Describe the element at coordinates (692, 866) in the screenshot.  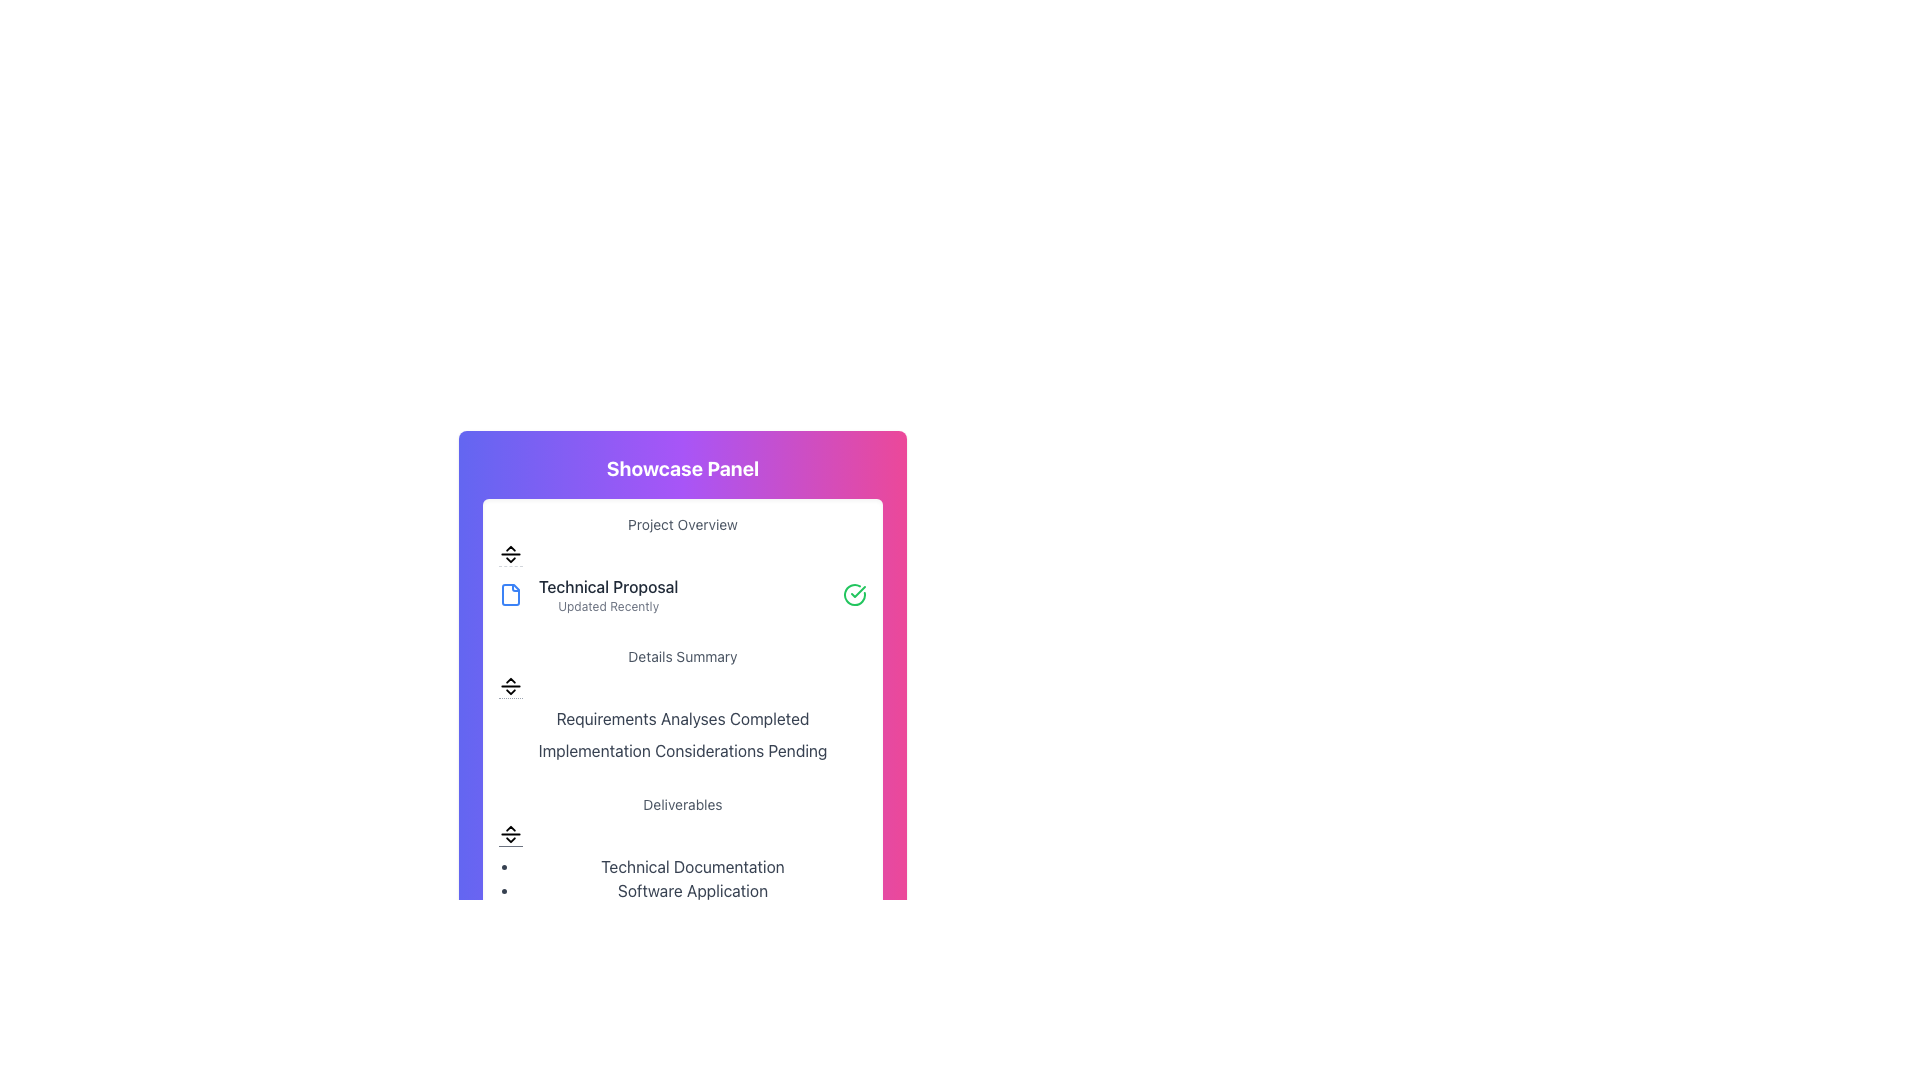
I see `the non-interactive text label indicating 'Technical Documentation', which is the first item in a vertical list of three items` at that location.